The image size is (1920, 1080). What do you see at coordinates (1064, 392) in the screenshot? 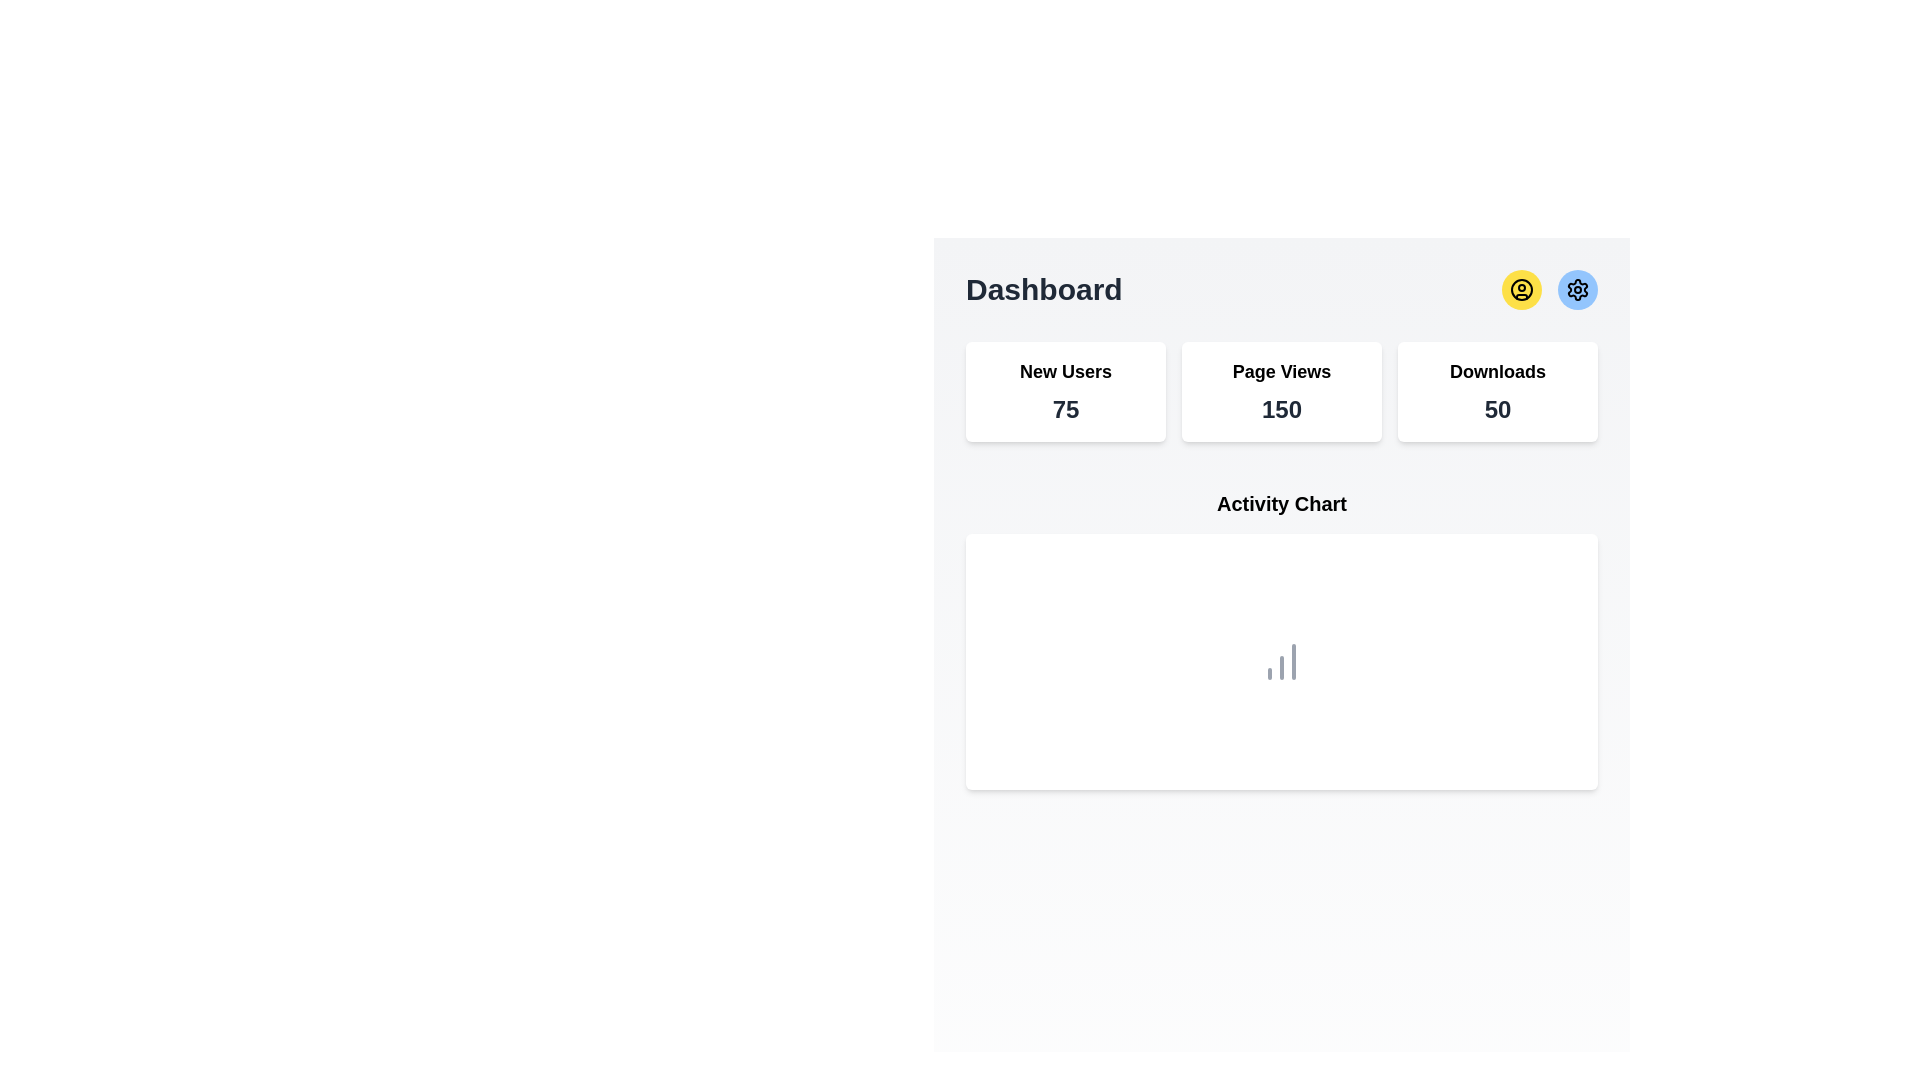
I see `the Information Display Card that shows 'New Users' and the number '75', which is the first card in the grid layout under the 'Dashboard' heading` at bounding box center [1064, 392].